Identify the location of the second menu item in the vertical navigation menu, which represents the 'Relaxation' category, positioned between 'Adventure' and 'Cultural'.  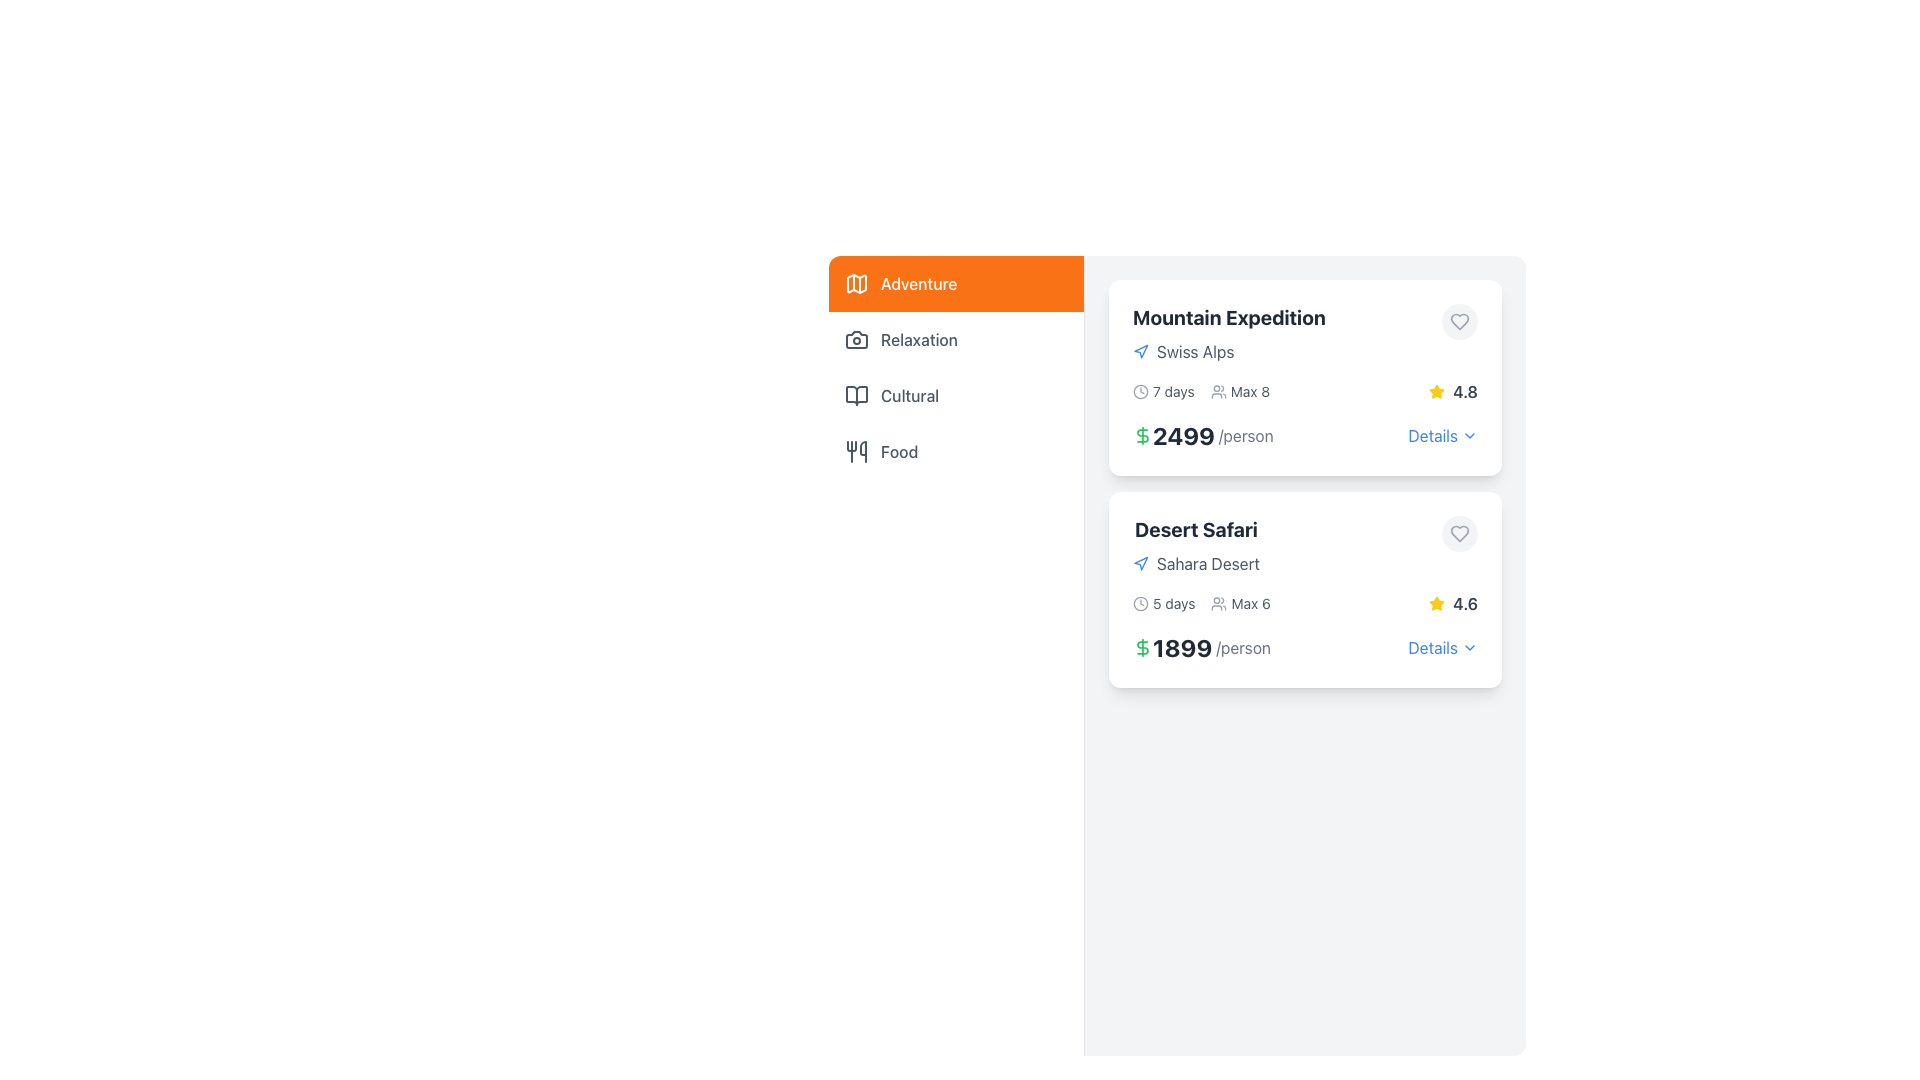
(955, 338).